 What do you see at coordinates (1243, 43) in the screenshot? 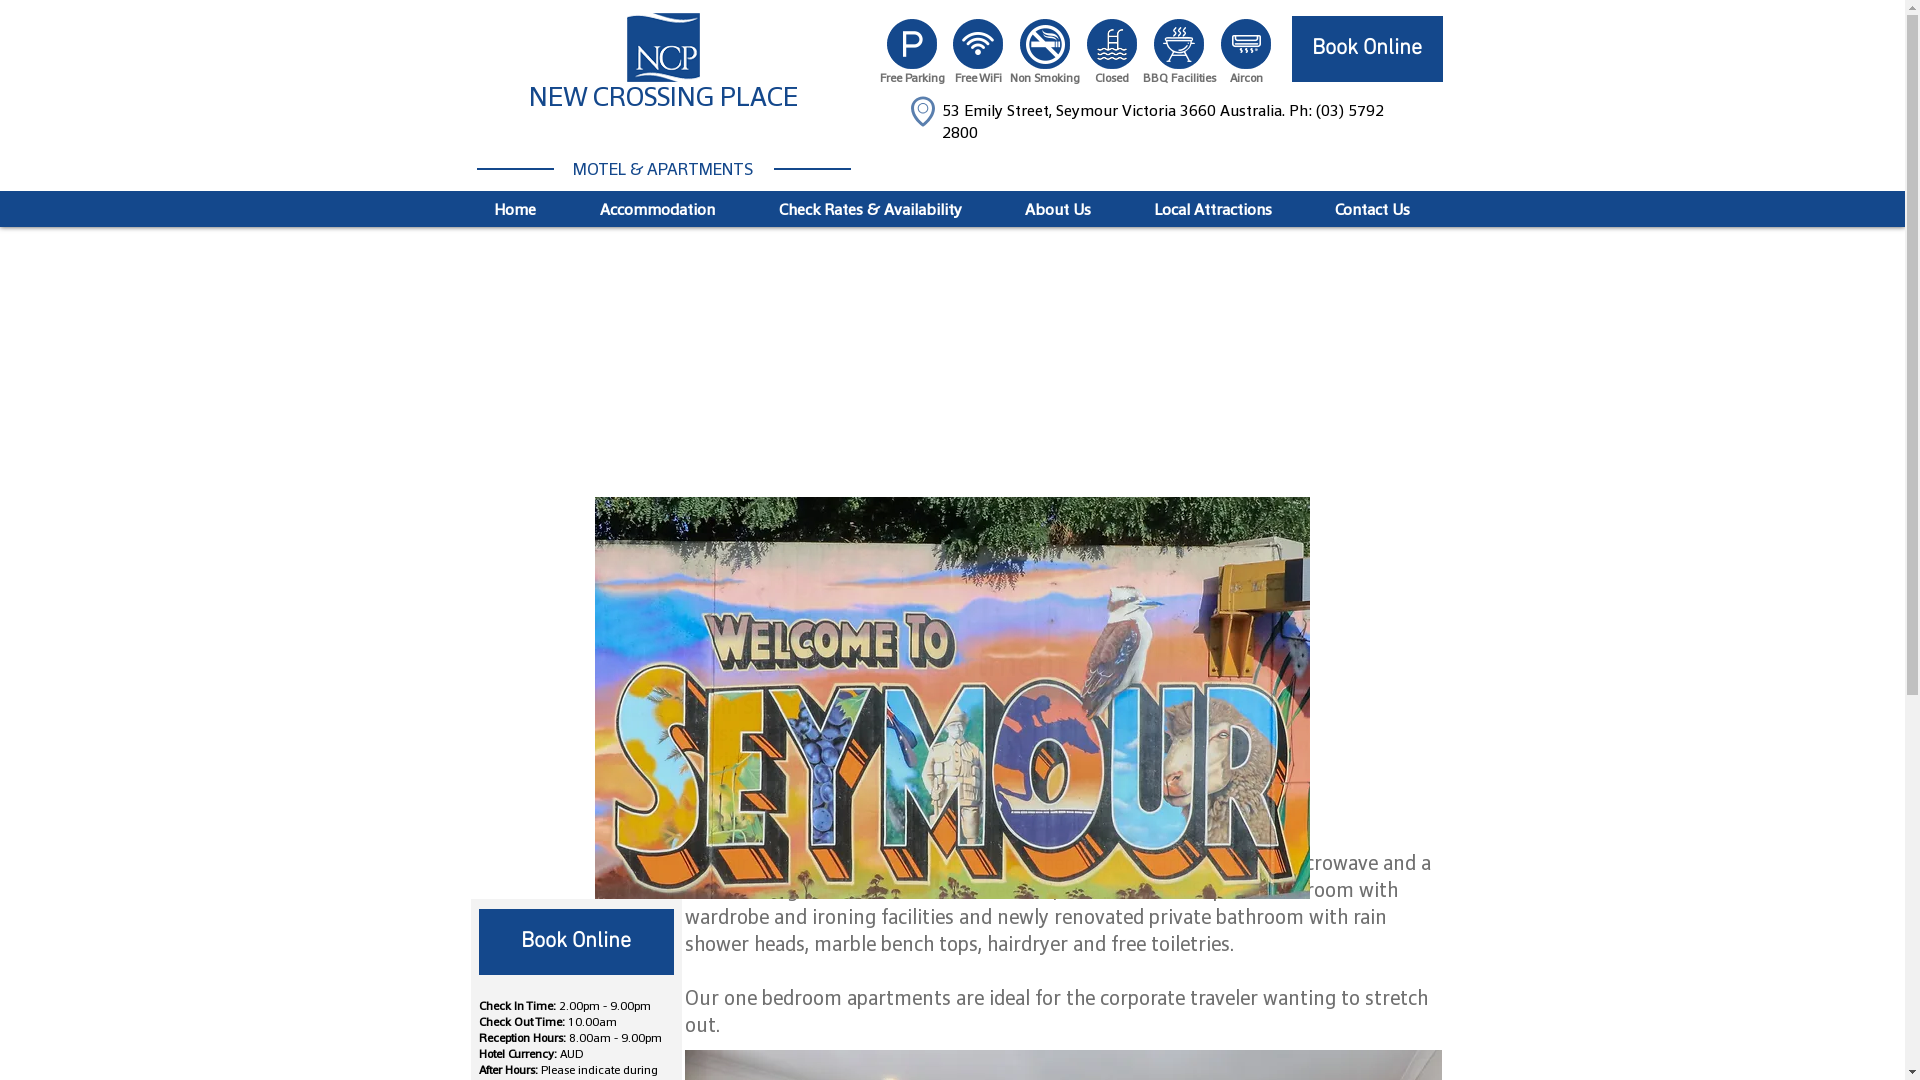
I see `'icon_aircon-w.png'` at bounding box center [1243, 43].